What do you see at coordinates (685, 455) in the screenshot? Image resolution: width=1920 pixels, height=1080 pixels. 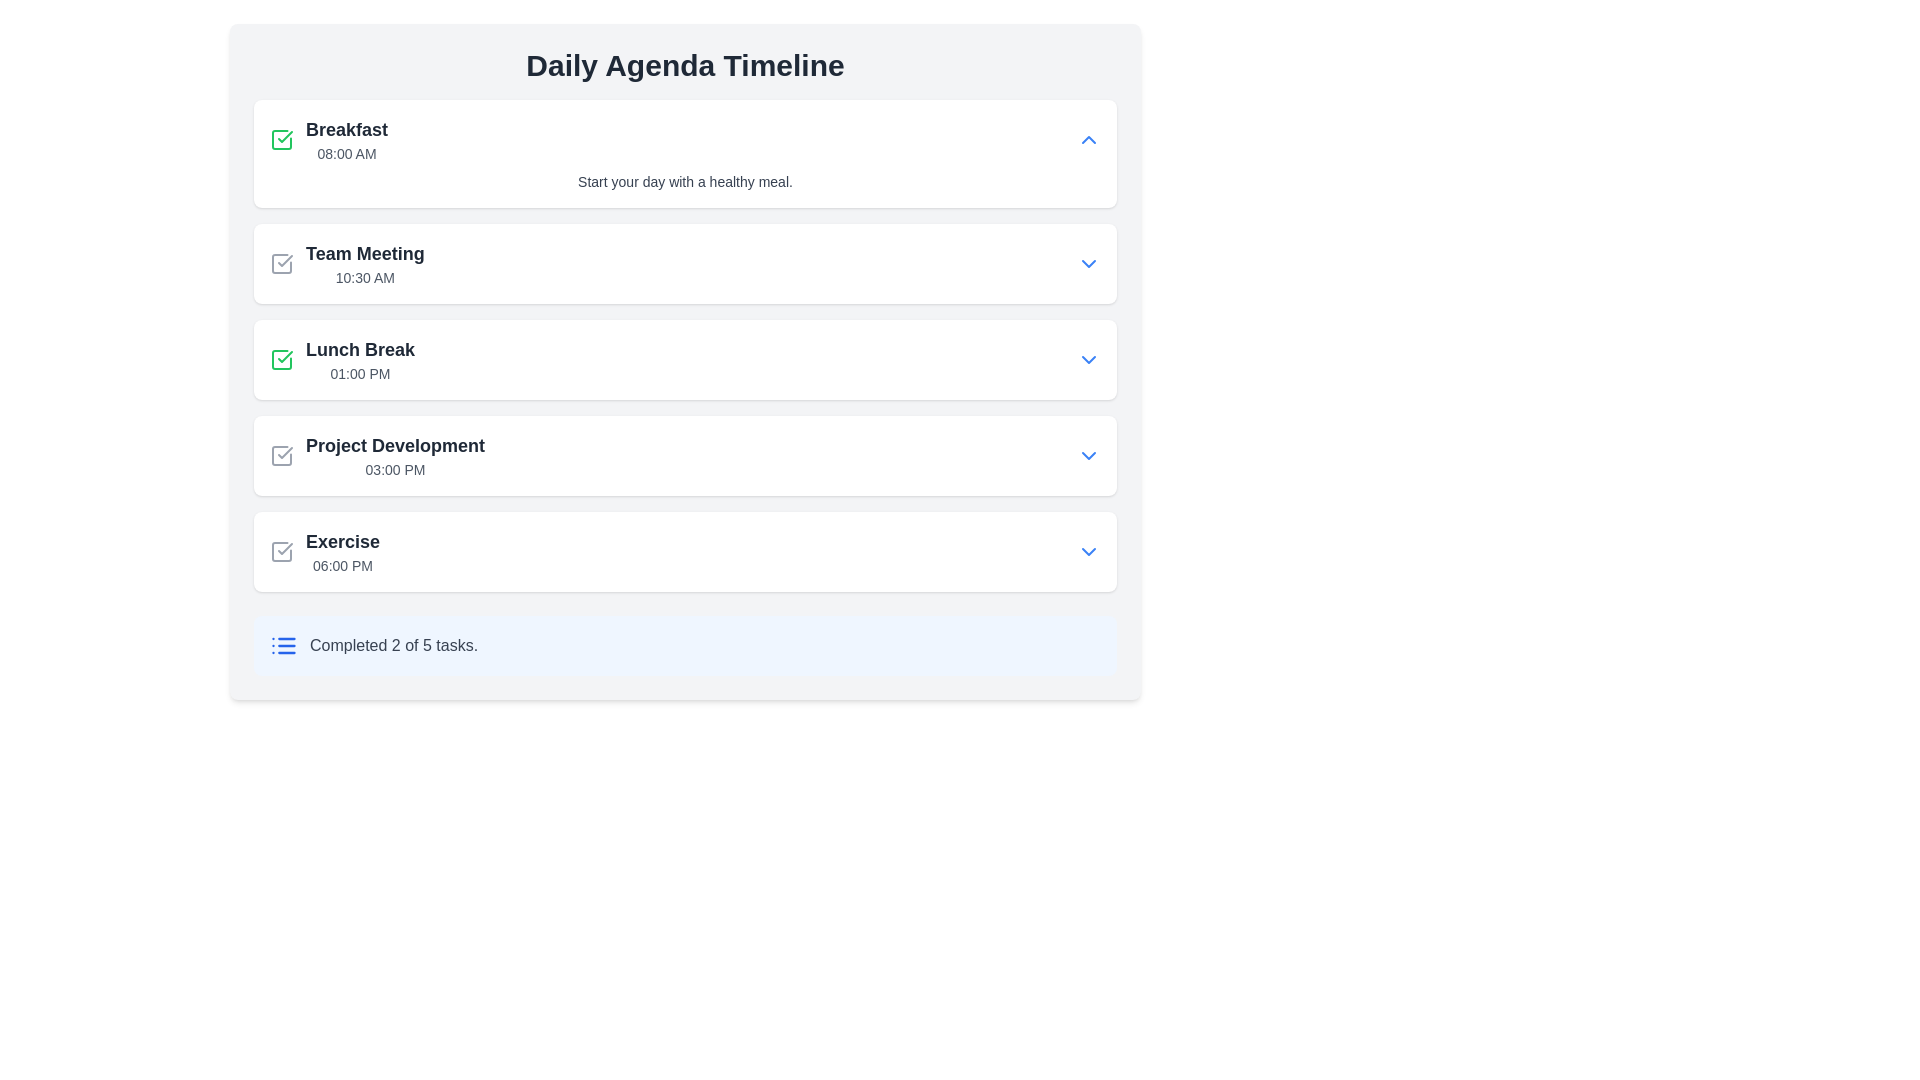 I see `the timeline entry for 'Project Development' scheduled at 3:00 PM` at bounding box center [685, 455].